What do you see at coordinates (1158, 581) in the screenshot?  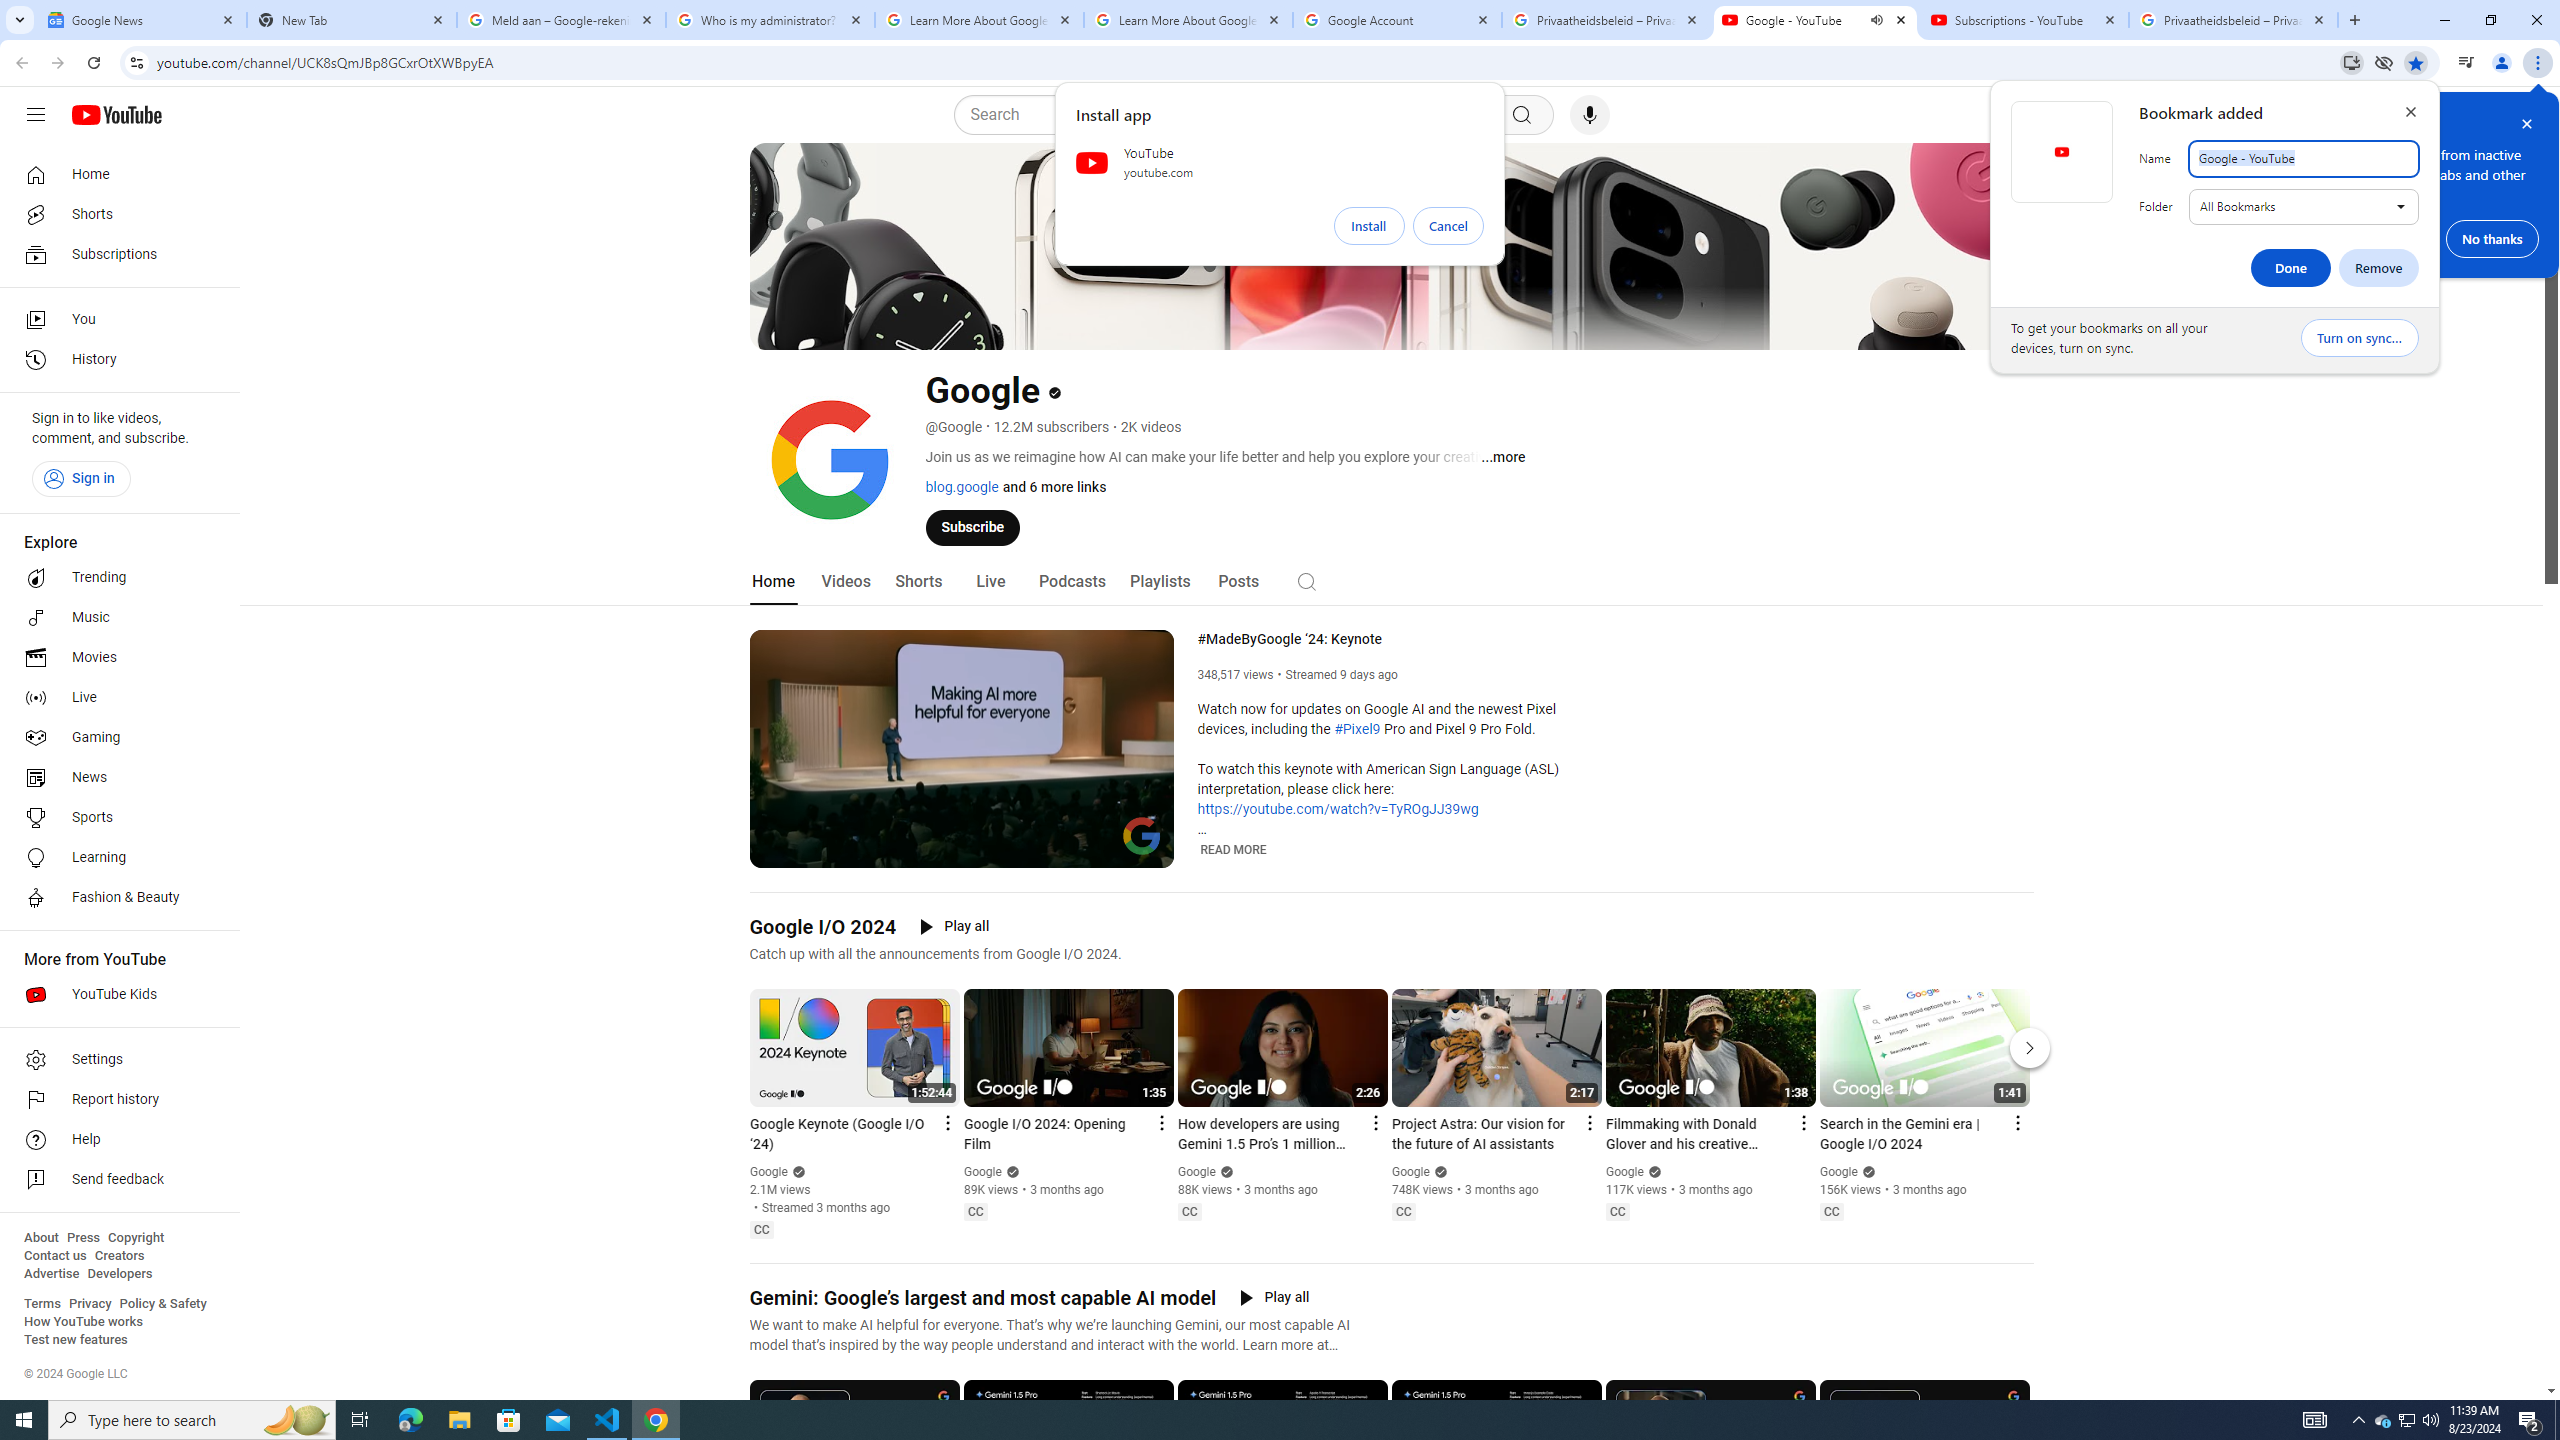 I see `'Playlists'` at bounding box center [1158, 581].